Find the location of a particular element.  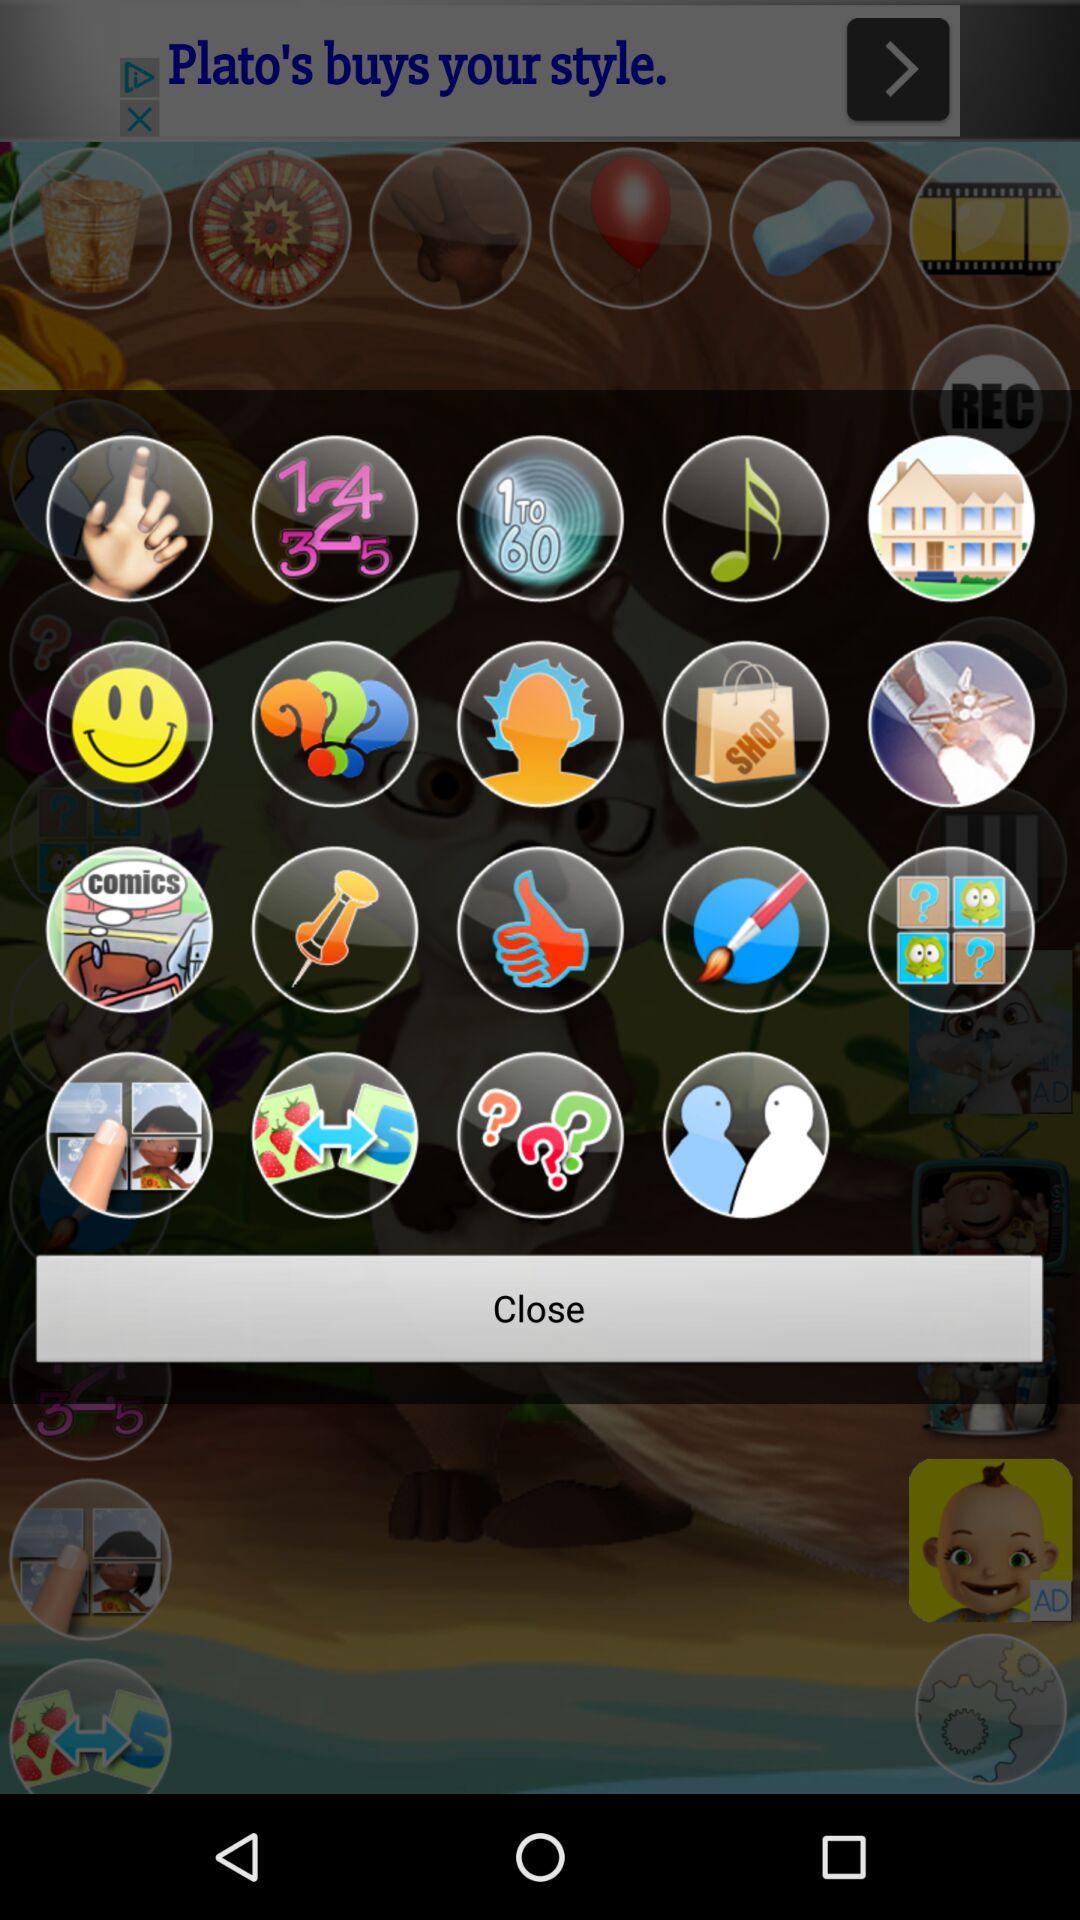

the music icon is located at coordinates (745, 555).